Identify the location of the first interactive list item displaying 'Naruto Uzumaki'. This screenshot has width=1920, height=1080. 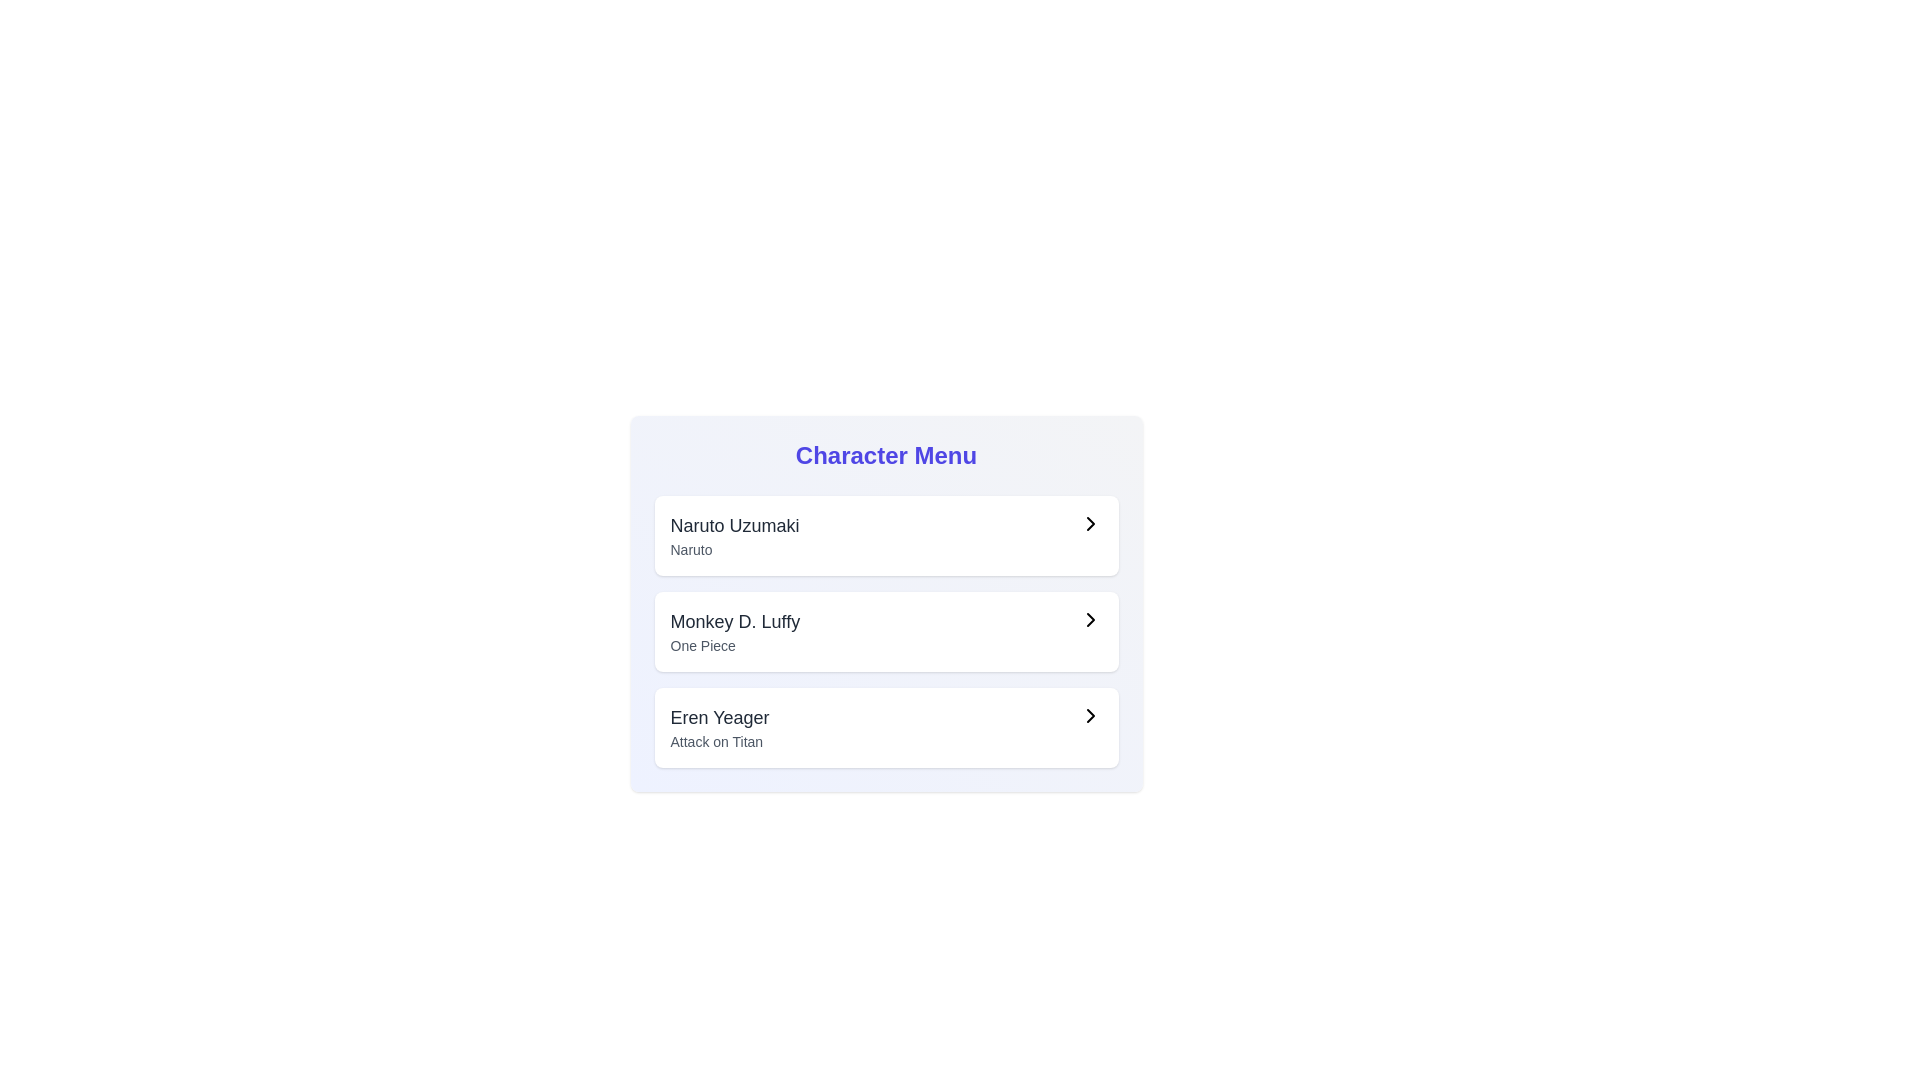
(885, 535).